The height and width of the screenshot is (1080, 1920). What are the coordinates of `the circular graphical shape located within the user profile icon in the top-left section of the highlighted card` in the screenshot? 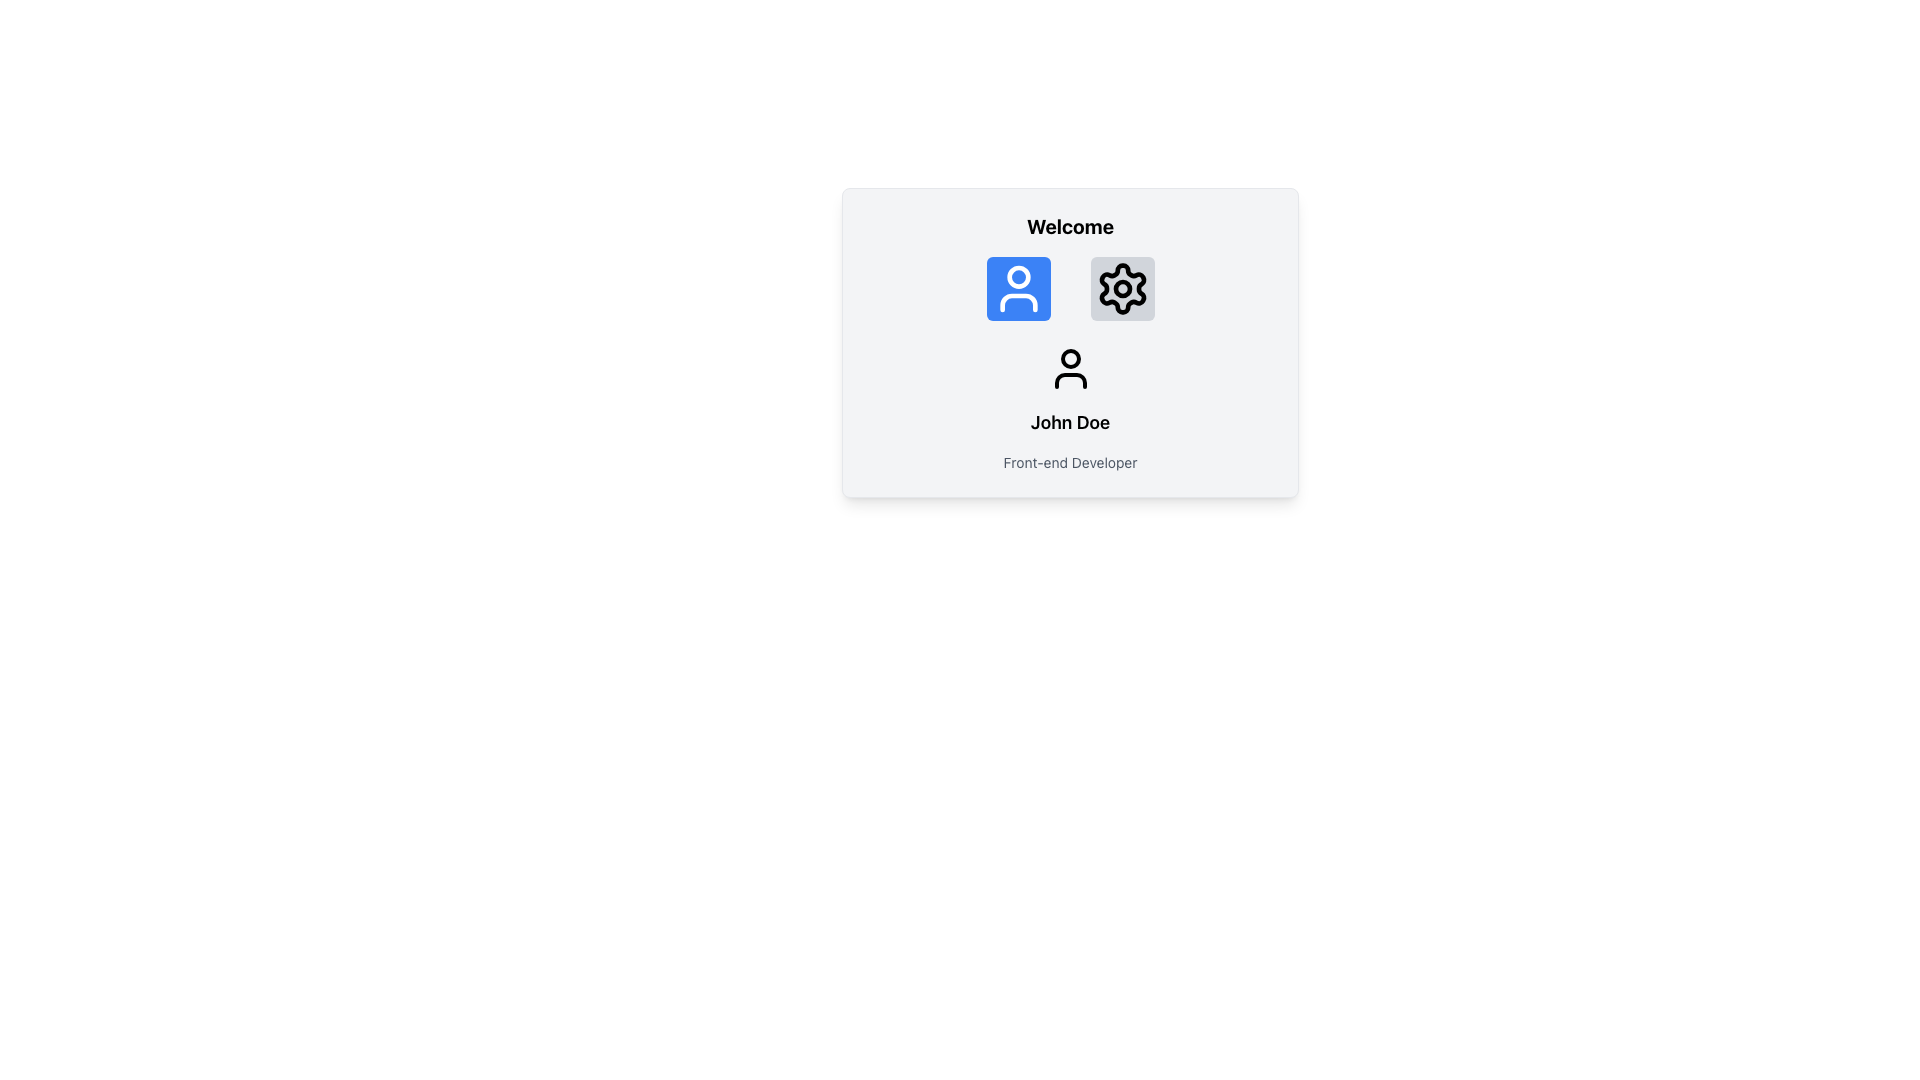 It's located at (1069, 357).